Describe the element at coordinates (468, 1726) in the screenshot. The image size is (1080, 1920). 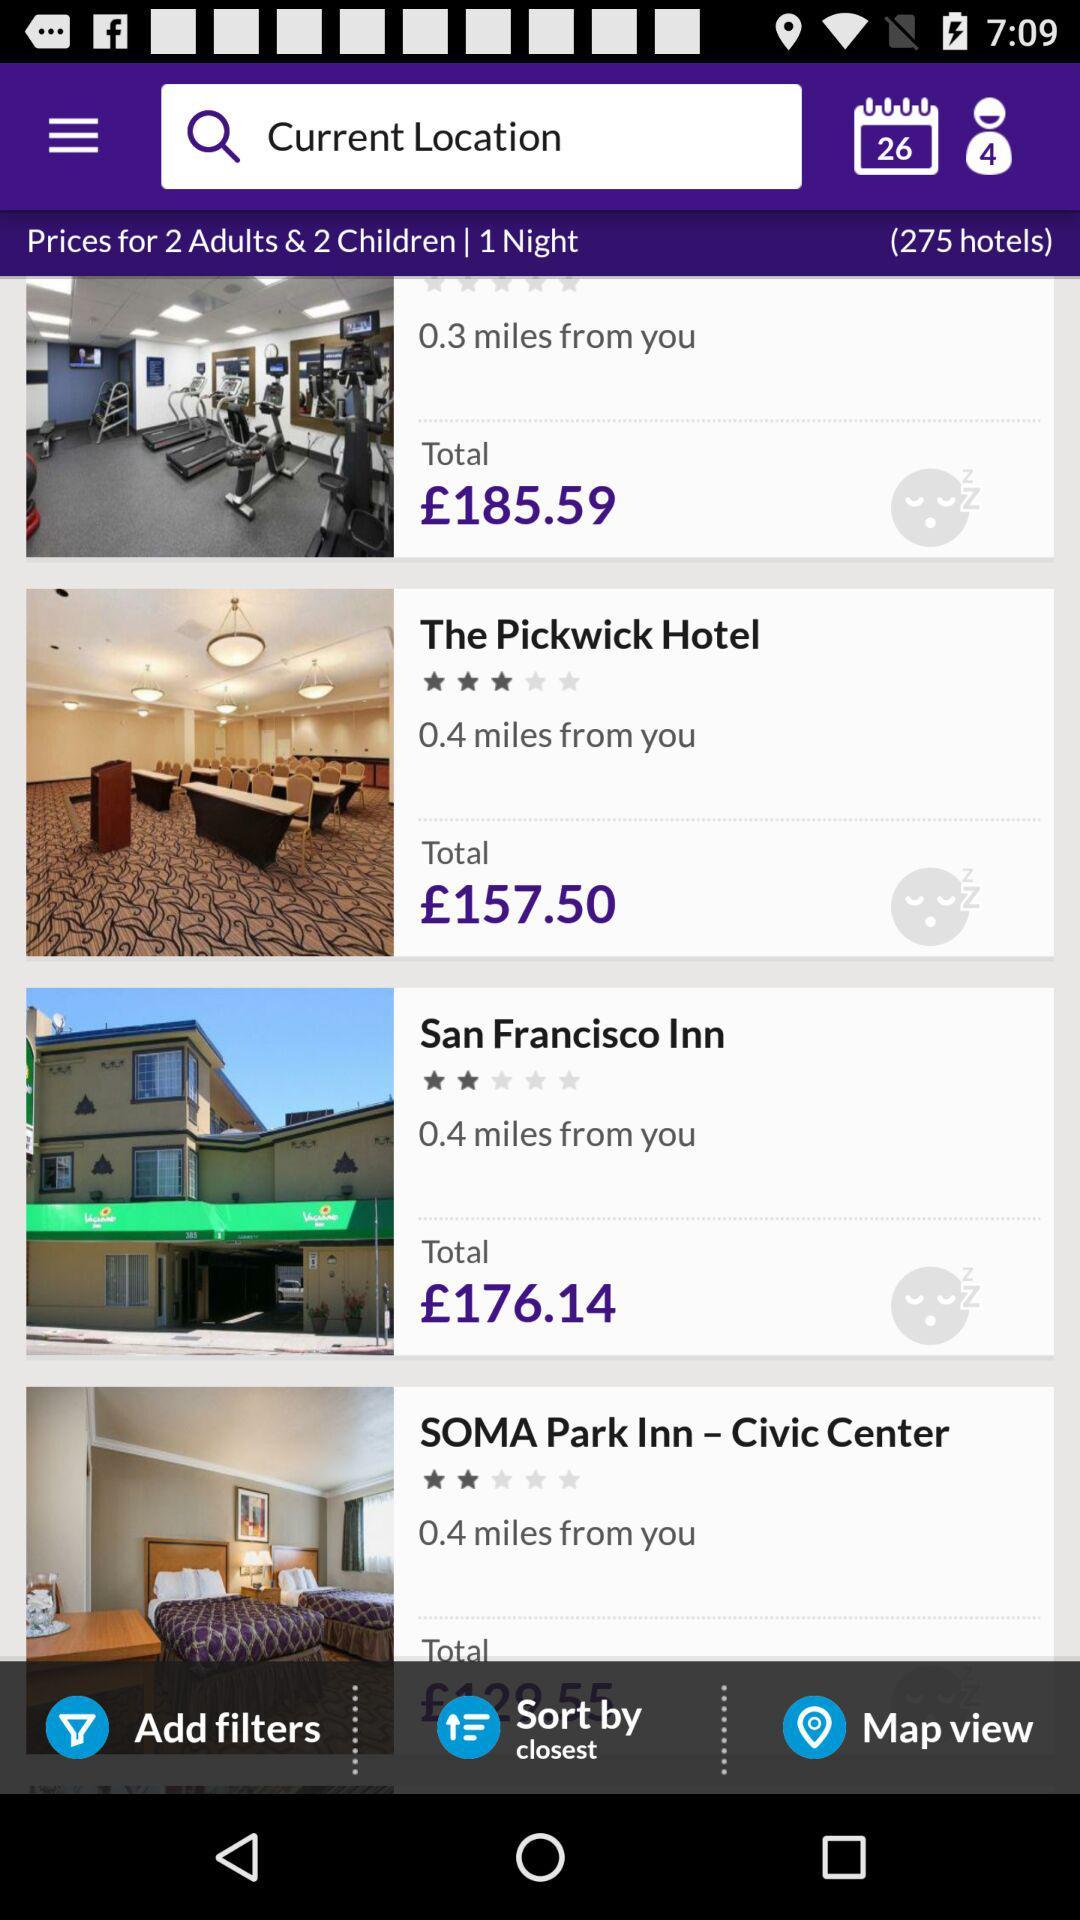
I see `sort by icon` at that location.